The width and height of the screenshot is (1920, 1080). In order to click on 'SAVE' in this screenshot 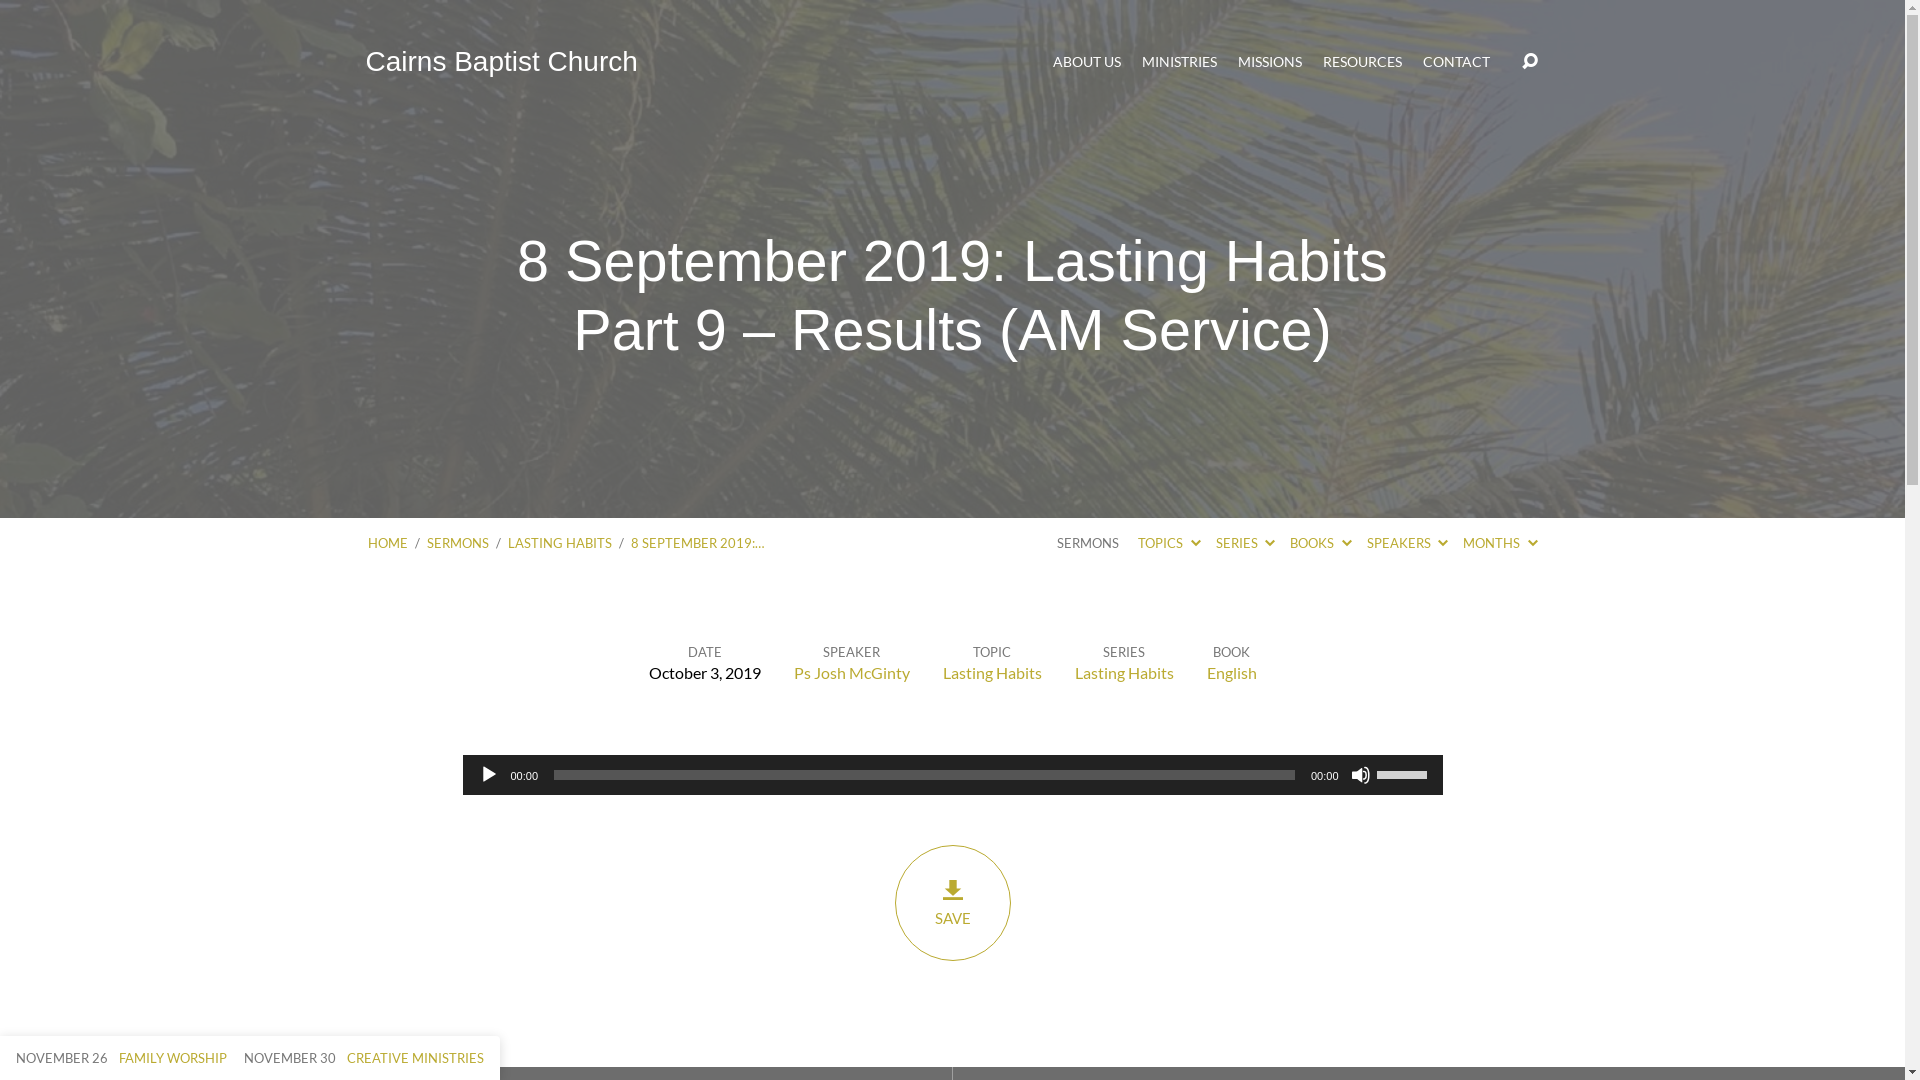, I will do `click(892, 902)`.